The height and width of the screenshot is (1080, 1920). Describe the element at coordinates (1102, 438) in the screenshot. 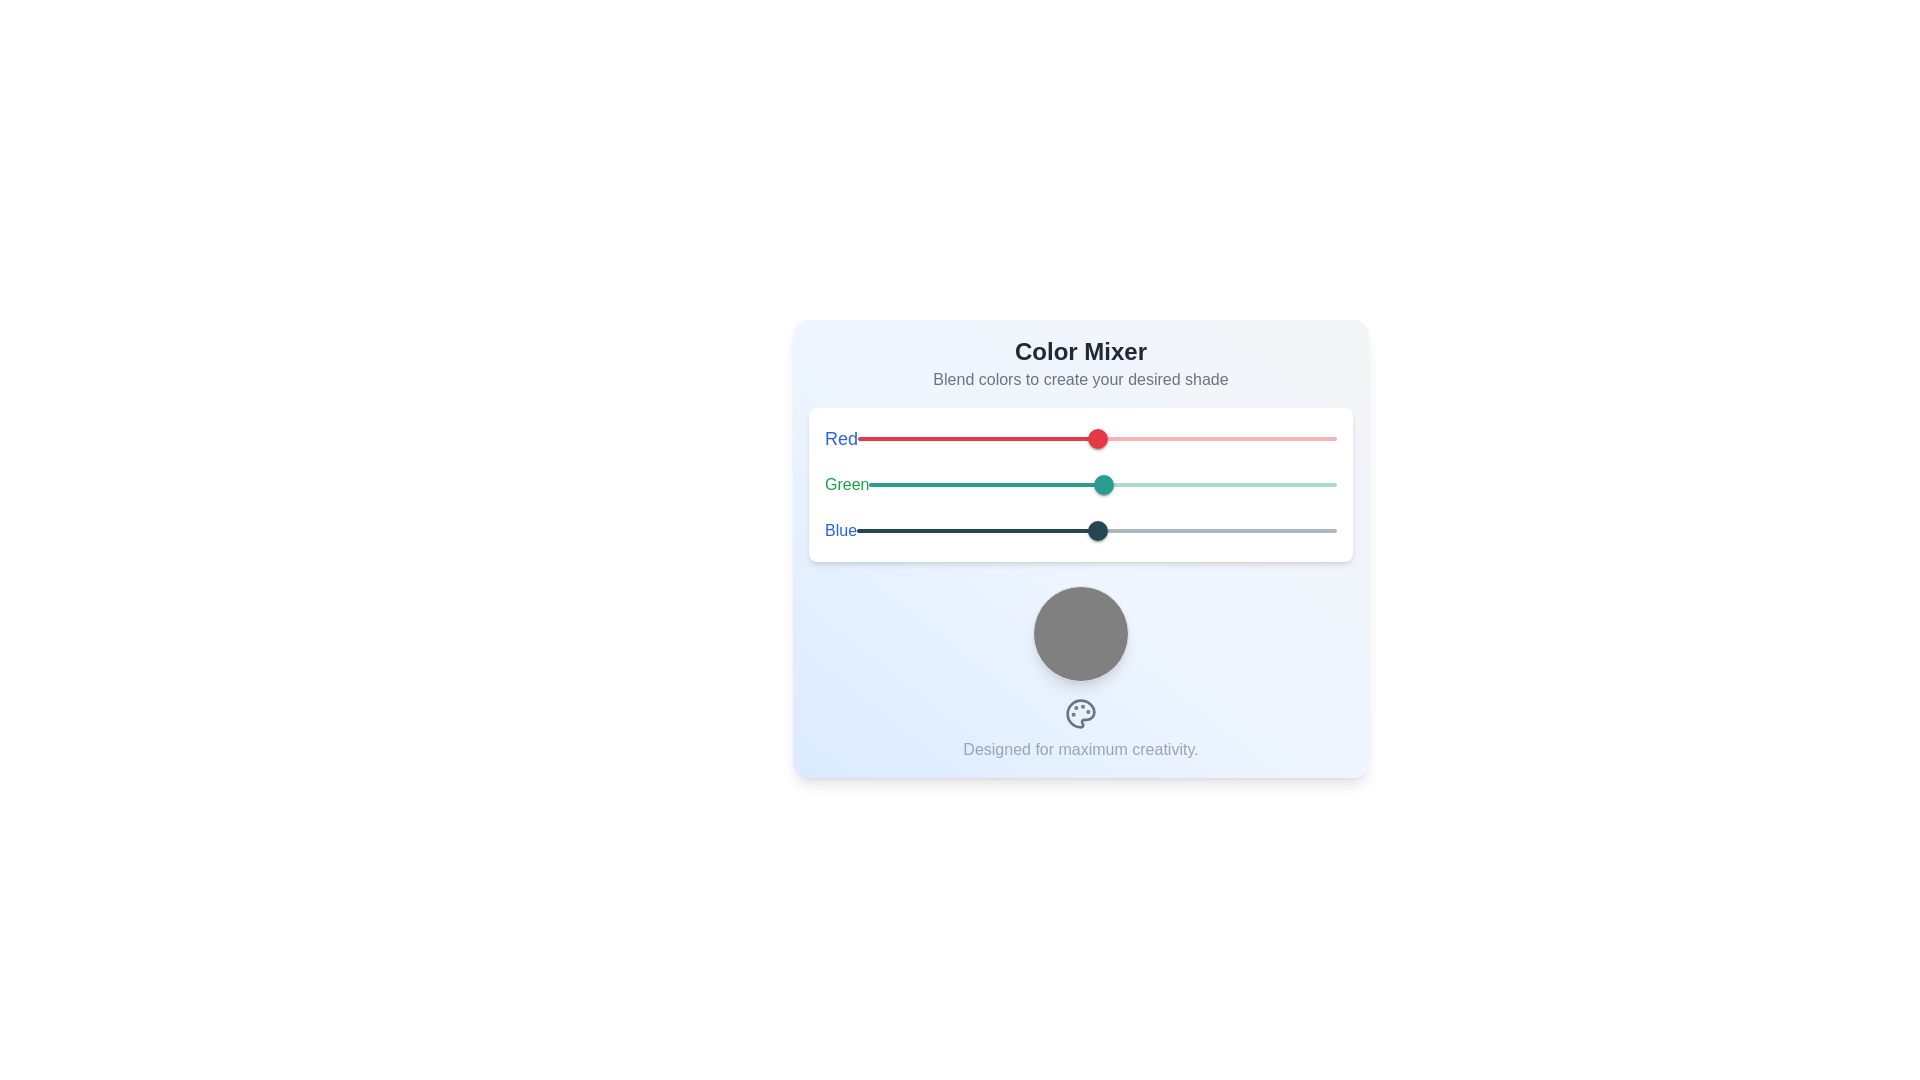

I see `the red component of the color` at that location.